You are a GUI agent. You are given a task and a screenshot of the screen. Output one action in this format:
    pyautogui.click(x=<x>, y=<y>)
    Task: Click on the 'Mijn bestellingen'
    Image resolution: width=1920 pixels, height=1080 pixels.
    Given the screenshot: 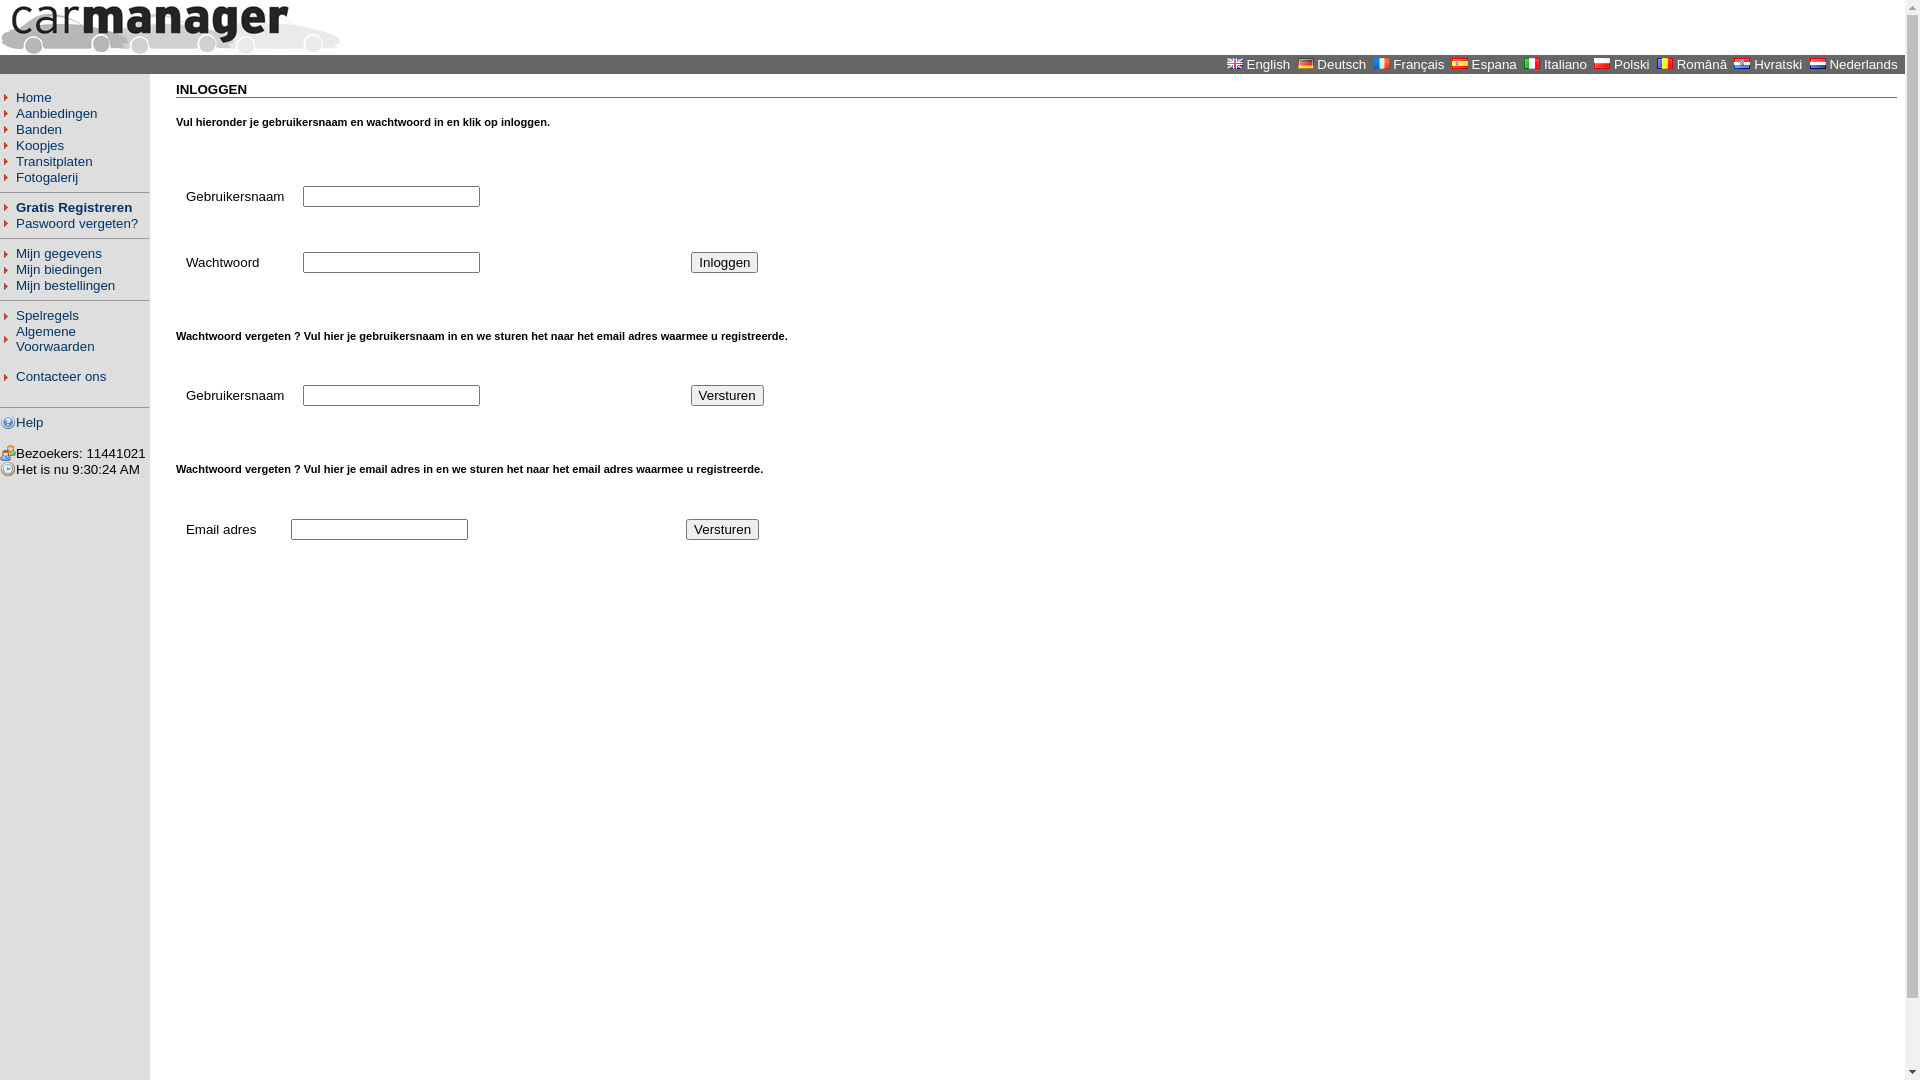 What is the action you would take?
    pyautogui.click(x=65, y=285)
    